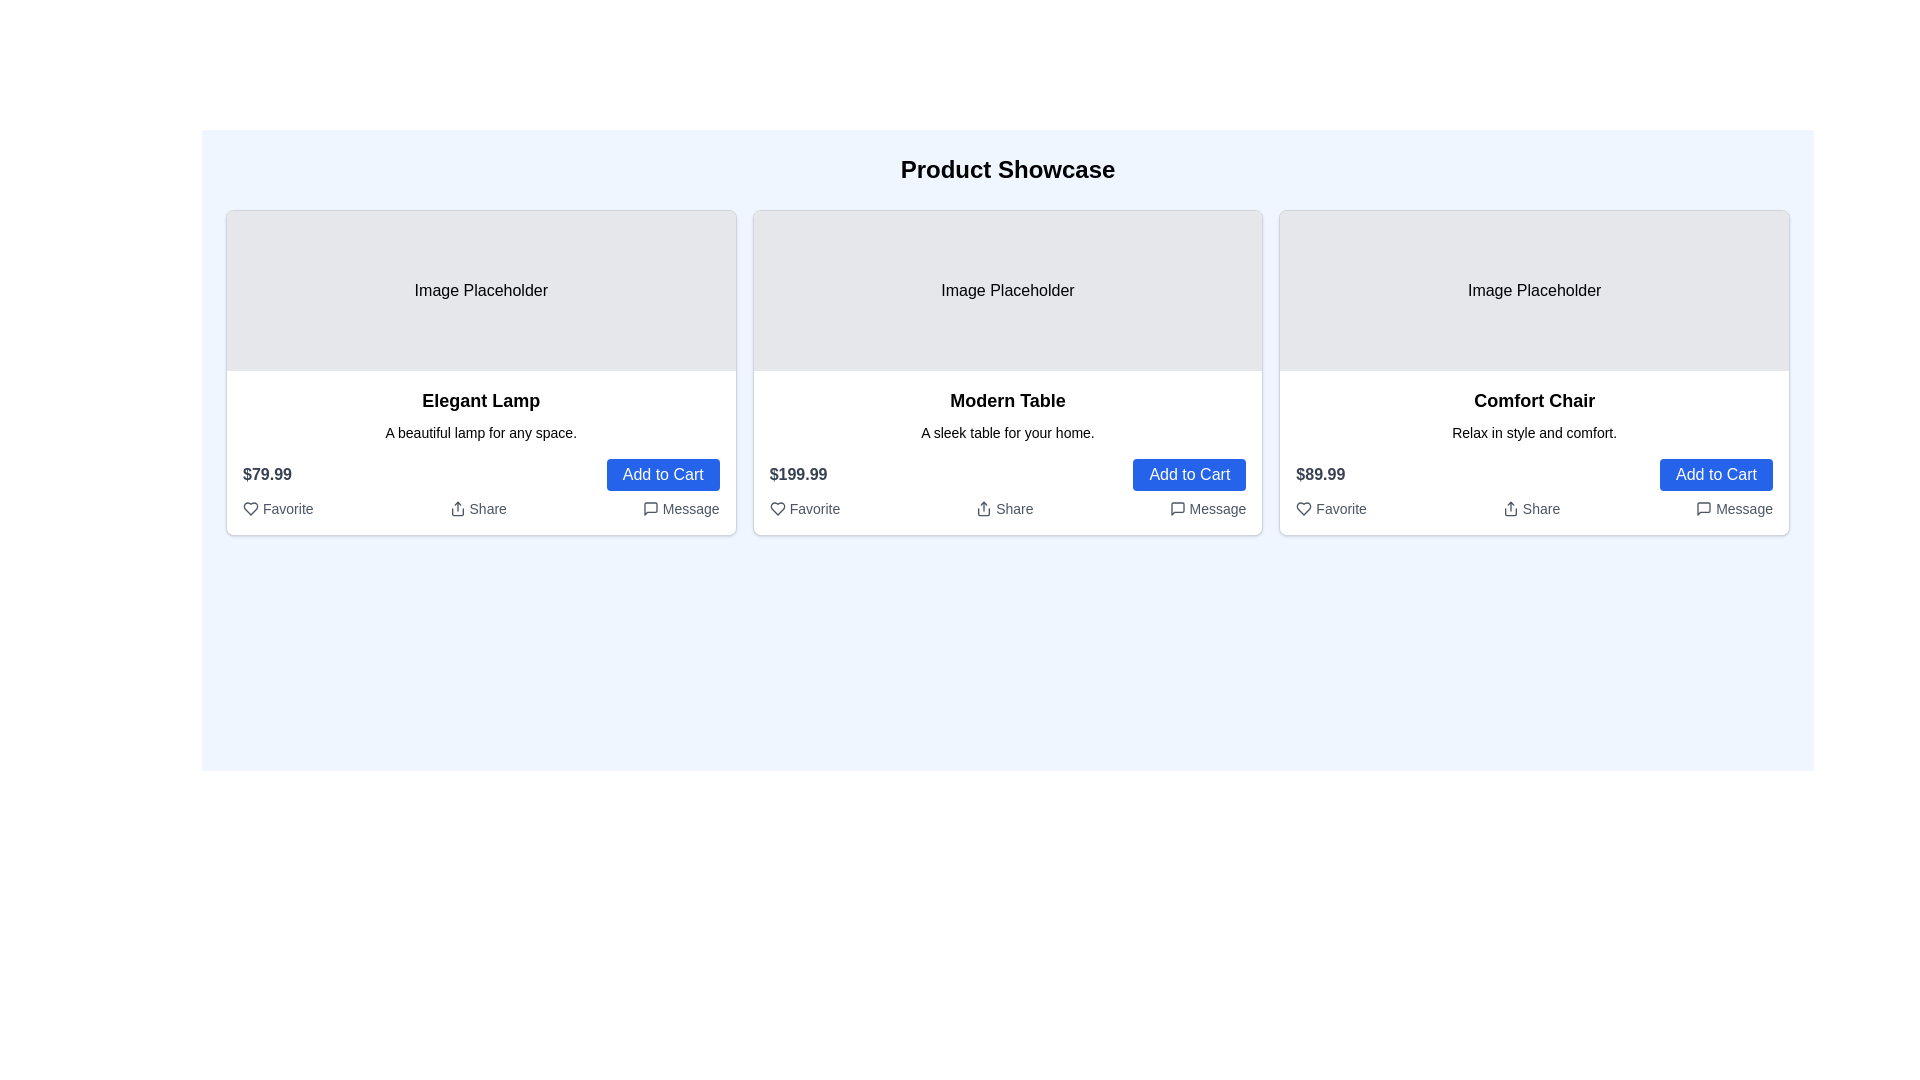 This screenshot has height=1080, width=1920. Describe the element at coordinates (1530, 508) in the screenshot. I see `the share button located between the Favorite and Message buttons in the bottom section of the product card for 'Comfort Chair'` at that location.